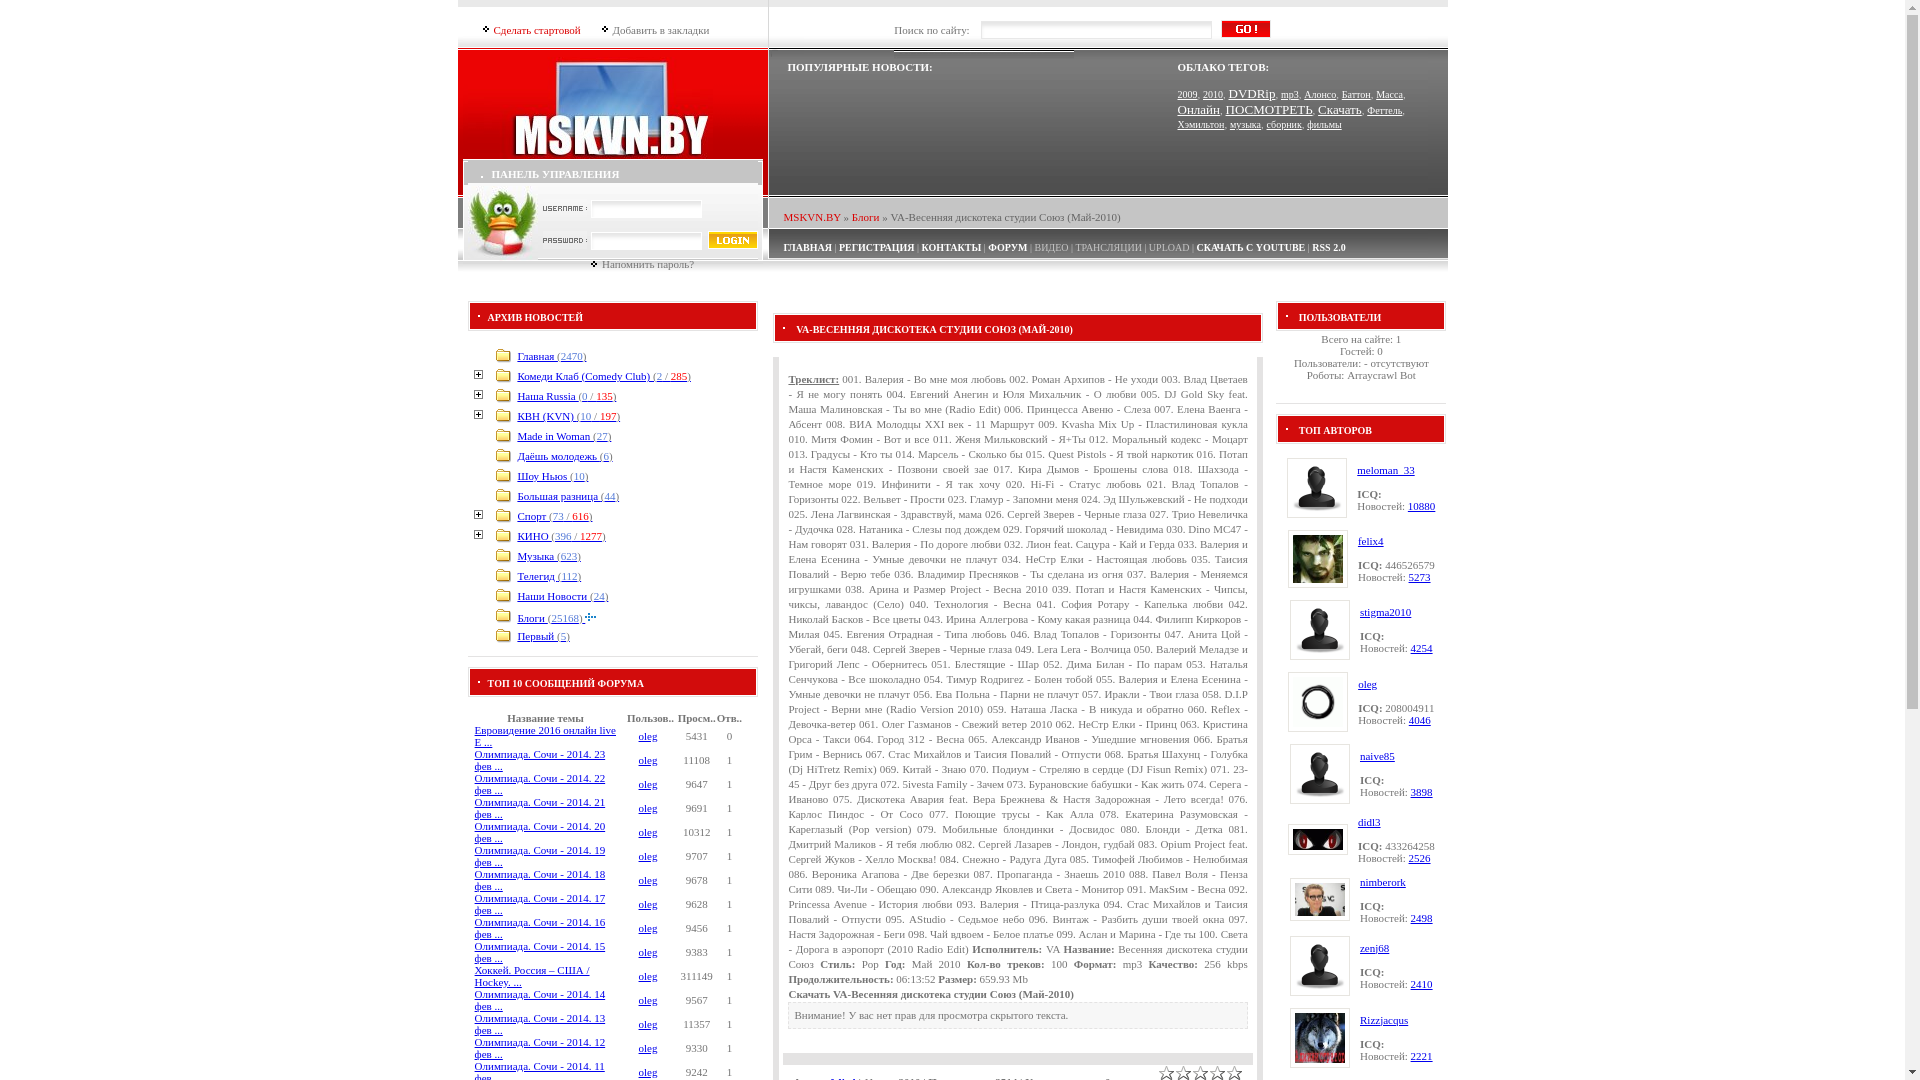 The image size is (1920, 1080). Describe the element at coordinates (1311, 246) in the screenshot. I see `'RSS 2.0'` at that location.